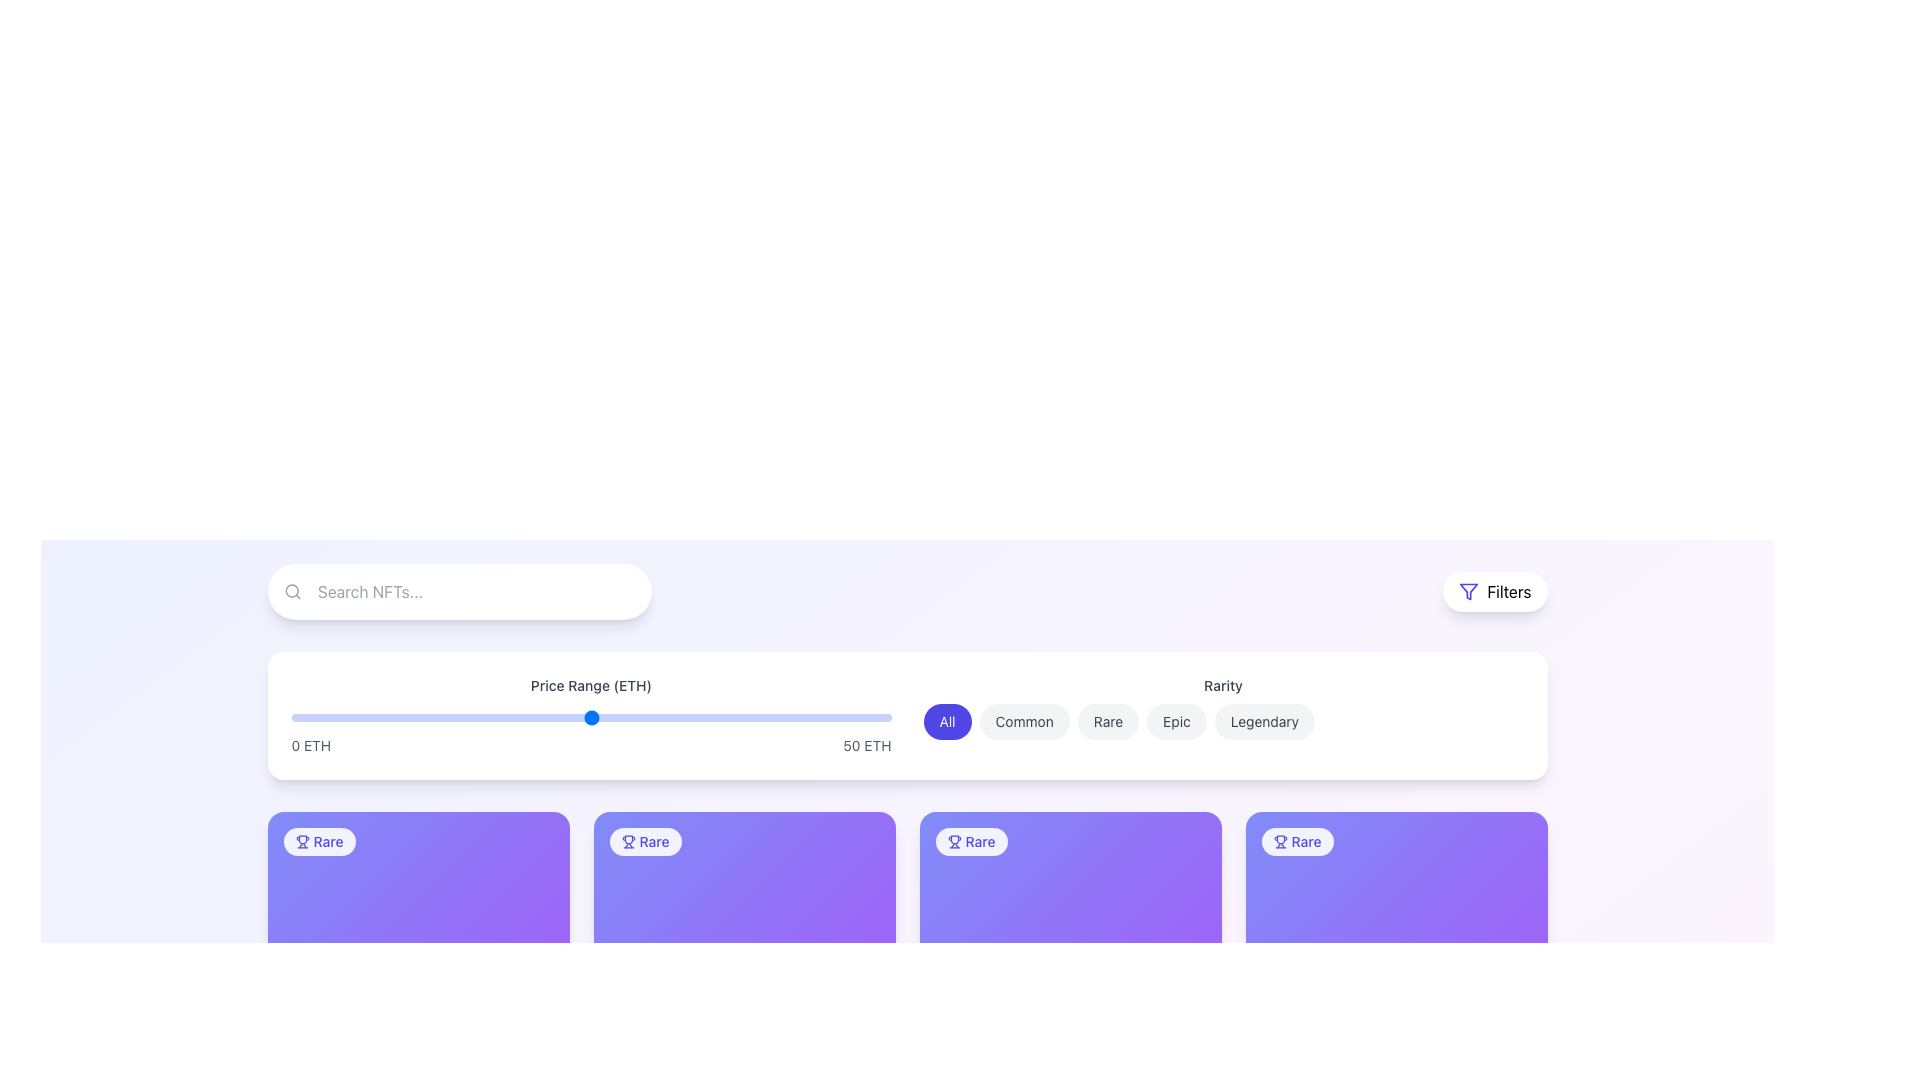 The image size is (1920, 1080). I want to click on the slider value, so click(470, 716).